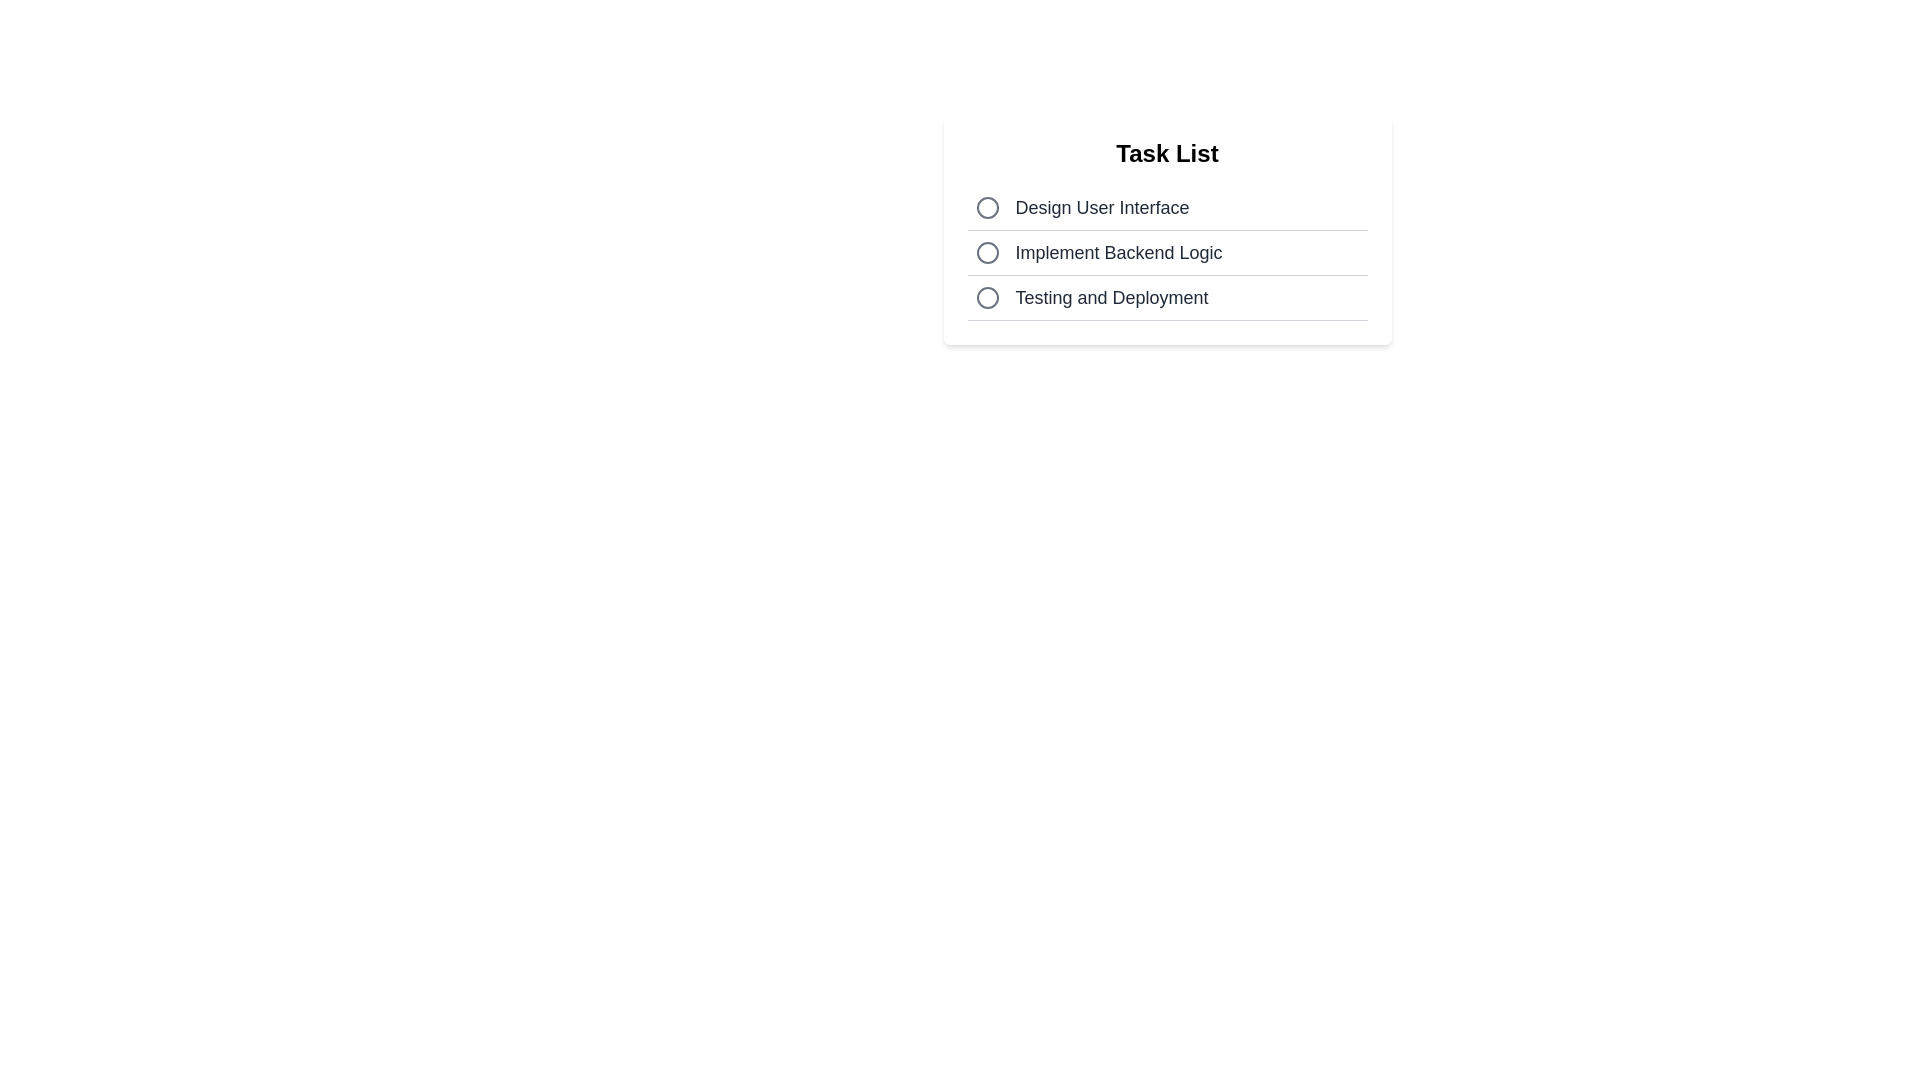 Image resolution: width=1920 pixels, height=1080 pixels. Describe the element at coordinates (1167, 208) in the screenshot. I see `the circular marker of the first task in the task list` at that location.